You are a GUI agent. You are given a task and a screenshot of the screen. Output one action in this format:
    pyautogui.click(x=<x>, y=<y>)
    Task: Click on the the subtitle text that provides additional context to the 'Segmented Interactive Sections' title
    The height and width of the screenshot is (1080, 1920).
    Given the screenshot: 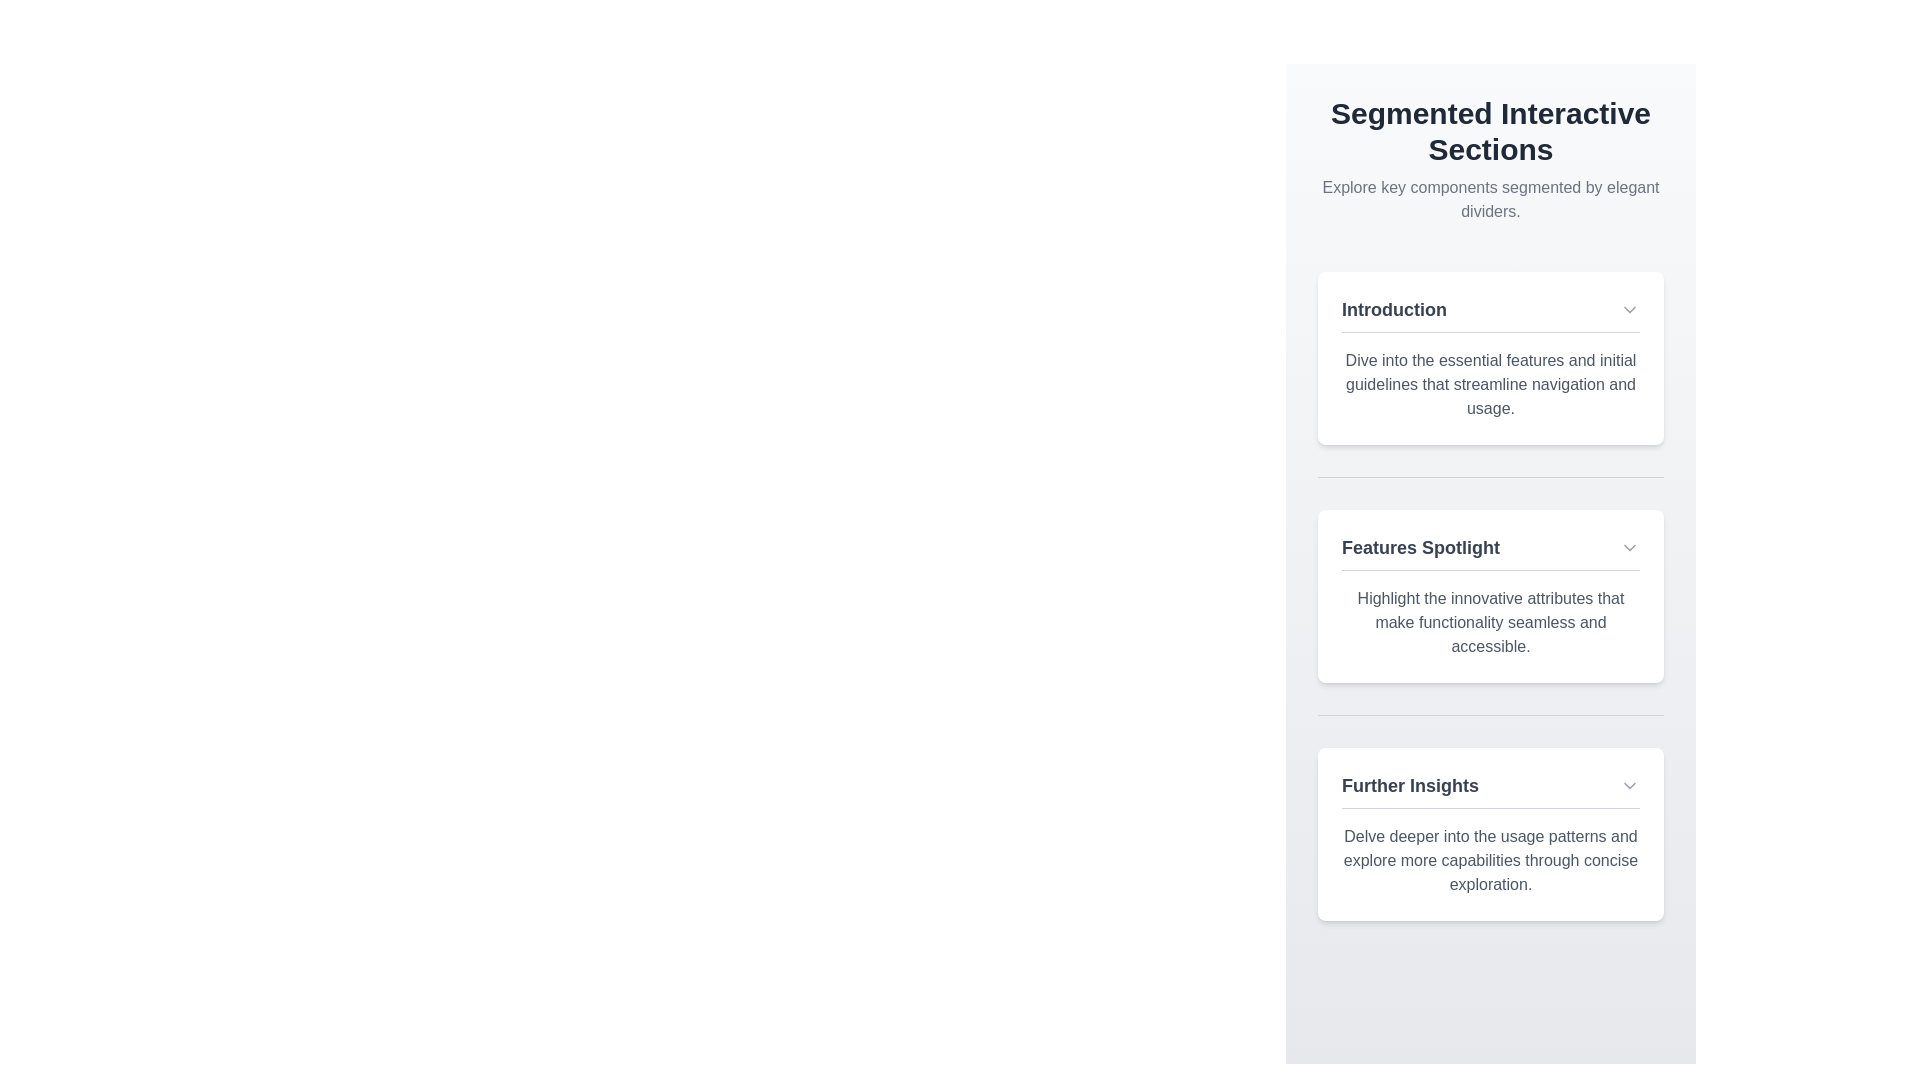 What is the action you would take?
    pyautogui.click(x=1491, y=200)
    